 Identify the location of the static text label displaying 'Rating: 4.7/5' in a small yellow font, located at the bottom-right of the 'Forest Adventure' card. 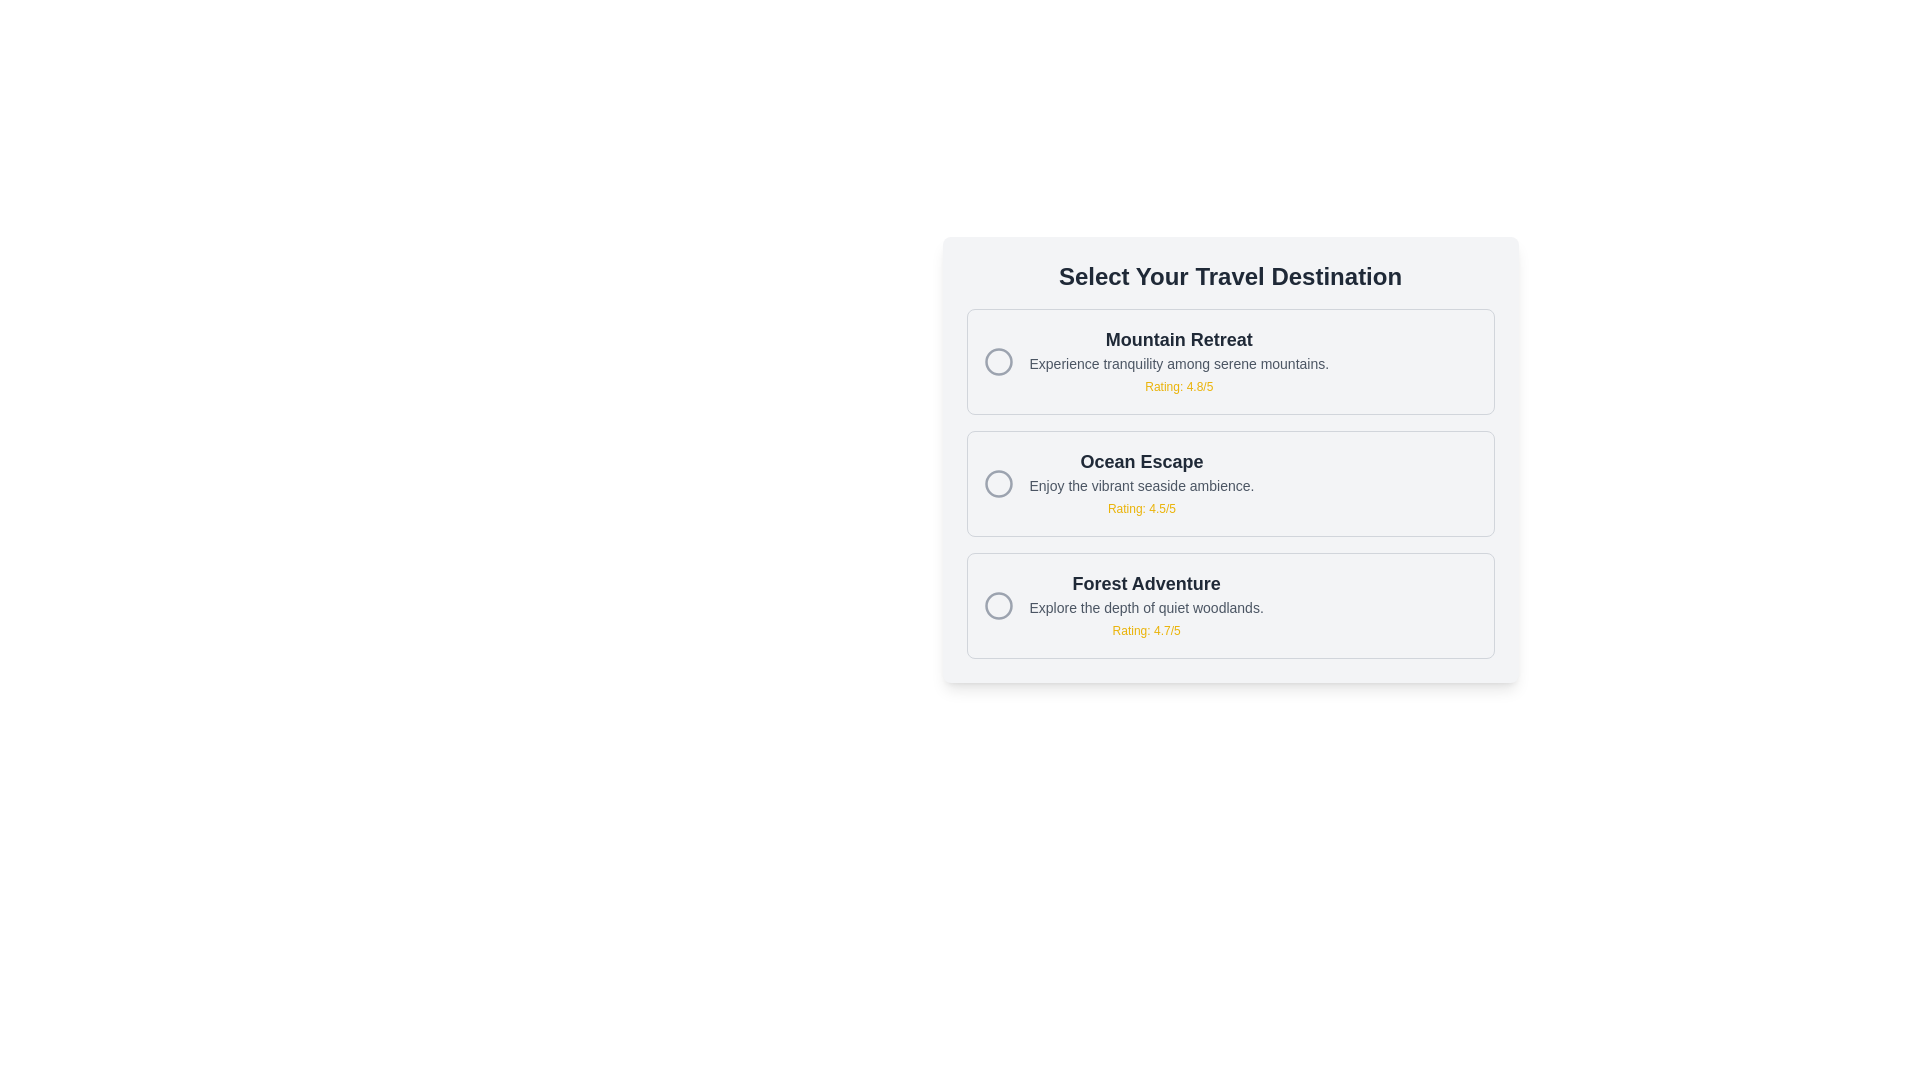
(1146, 631).